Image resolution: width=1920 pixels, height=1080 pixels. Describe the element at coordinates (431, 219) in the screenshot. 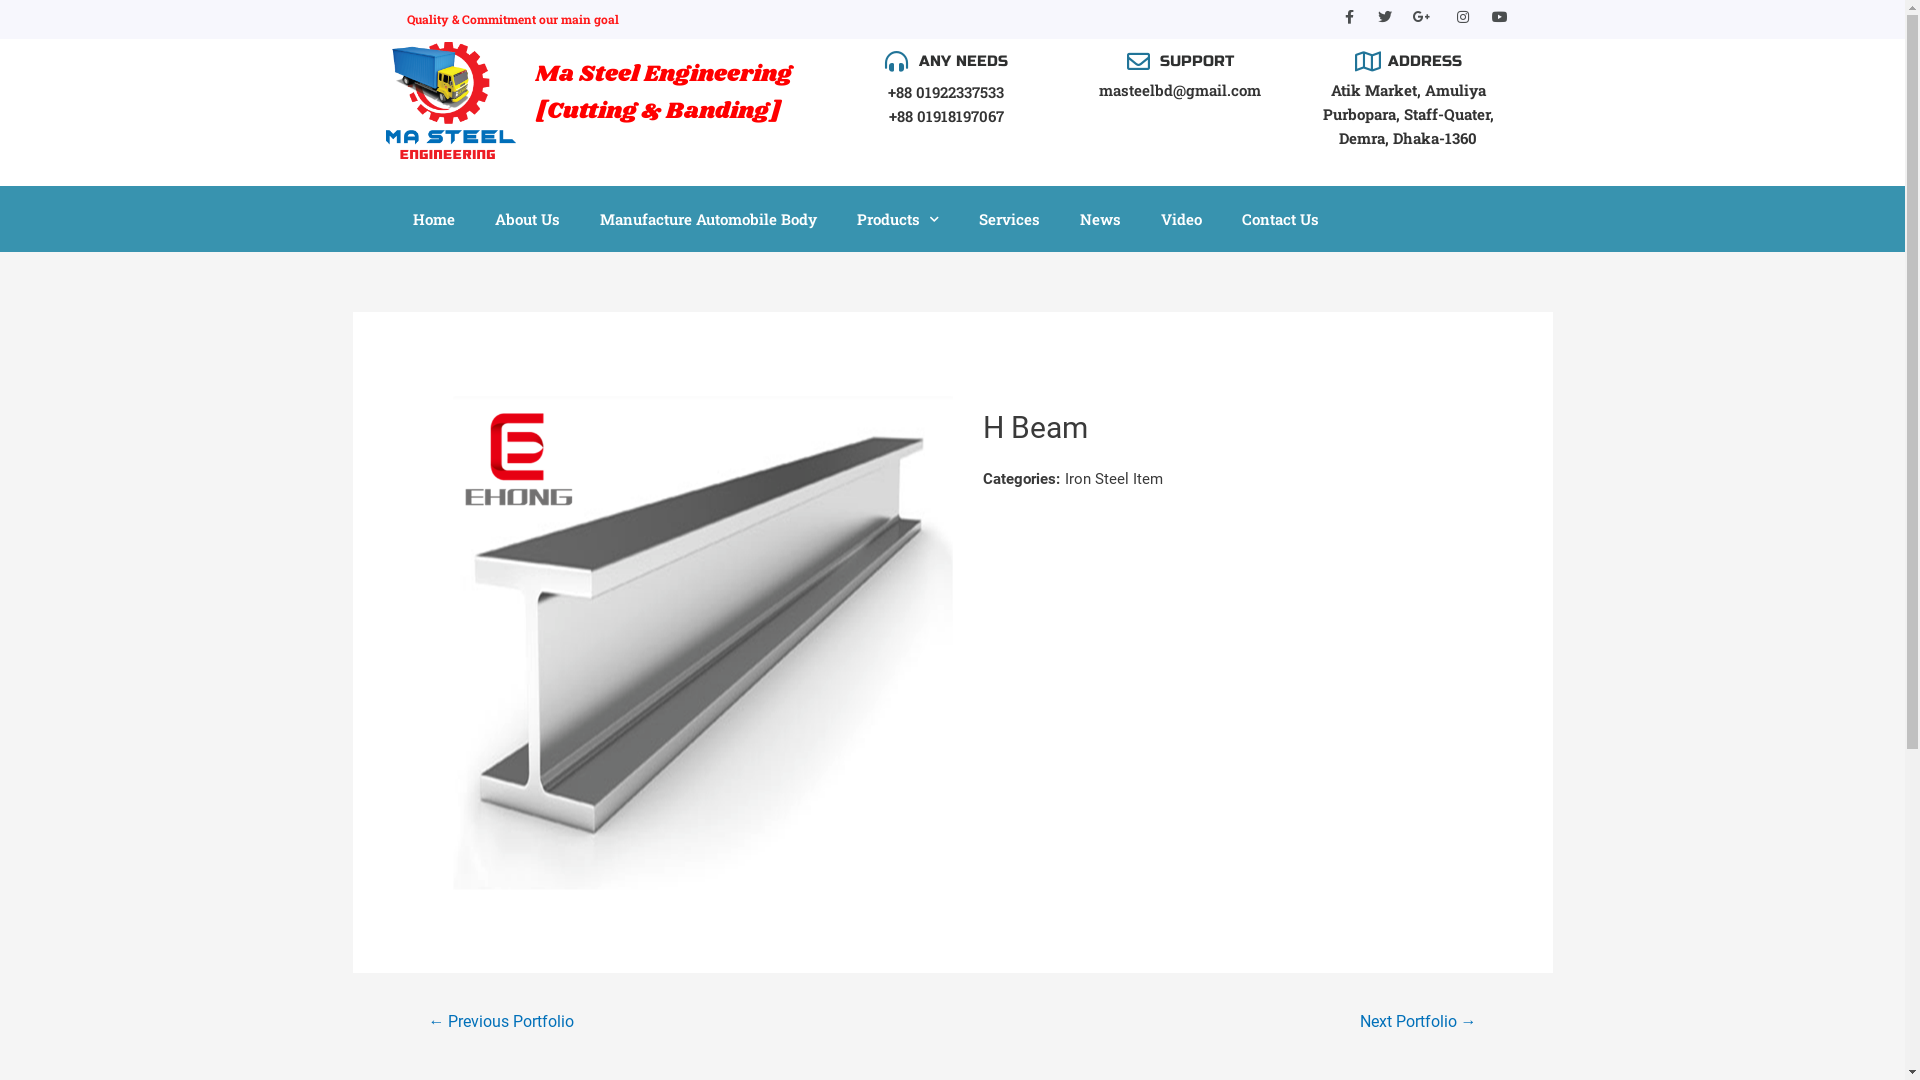

I see `'Home'` at that location.